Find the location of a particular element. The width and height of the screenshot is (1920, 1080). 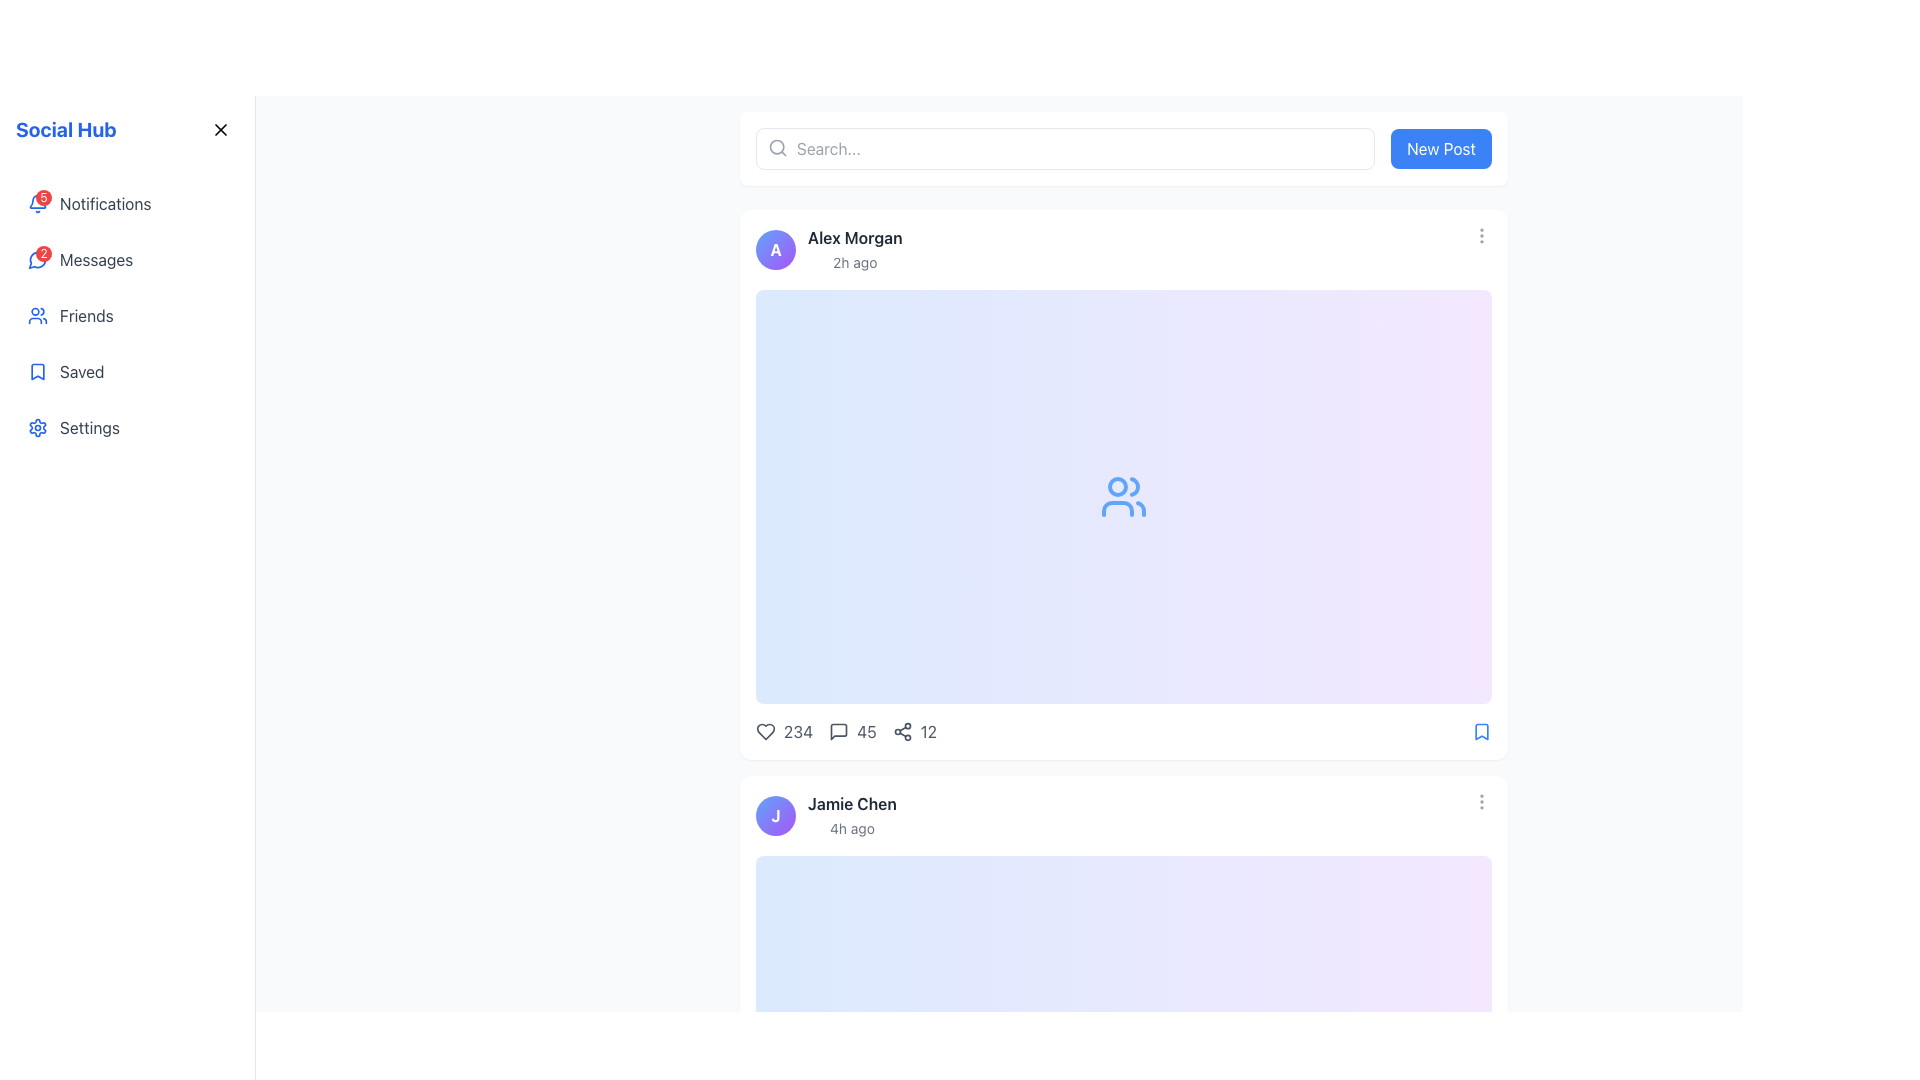

the share icon represented by a connected node graph is located at coordinates (901, 732).